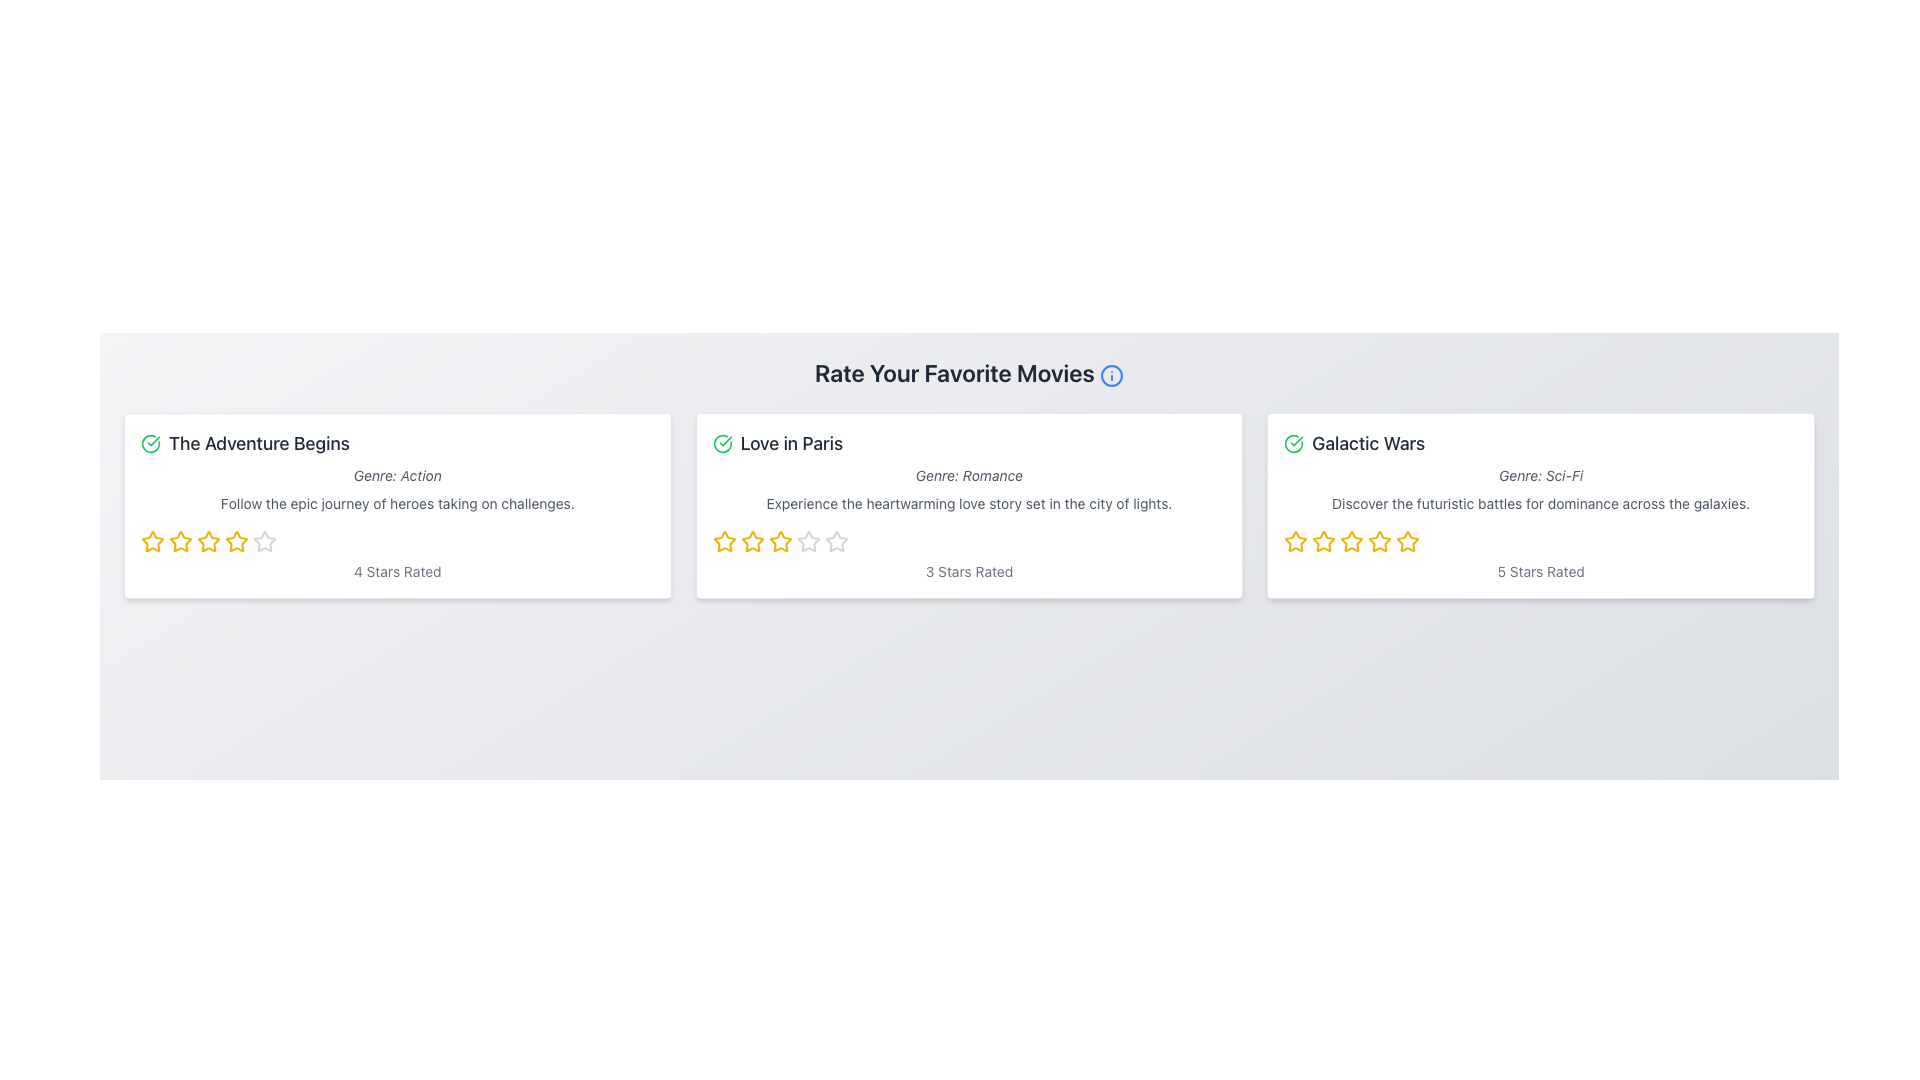 Image resolution: width=1920 pixels, height=1080 pixels. Describe the element at coordinates (723, 541) in the screenshot. I see `the first star icon in the five-star rating system for the movie 'Love in Paris' to give a rating` at that location.